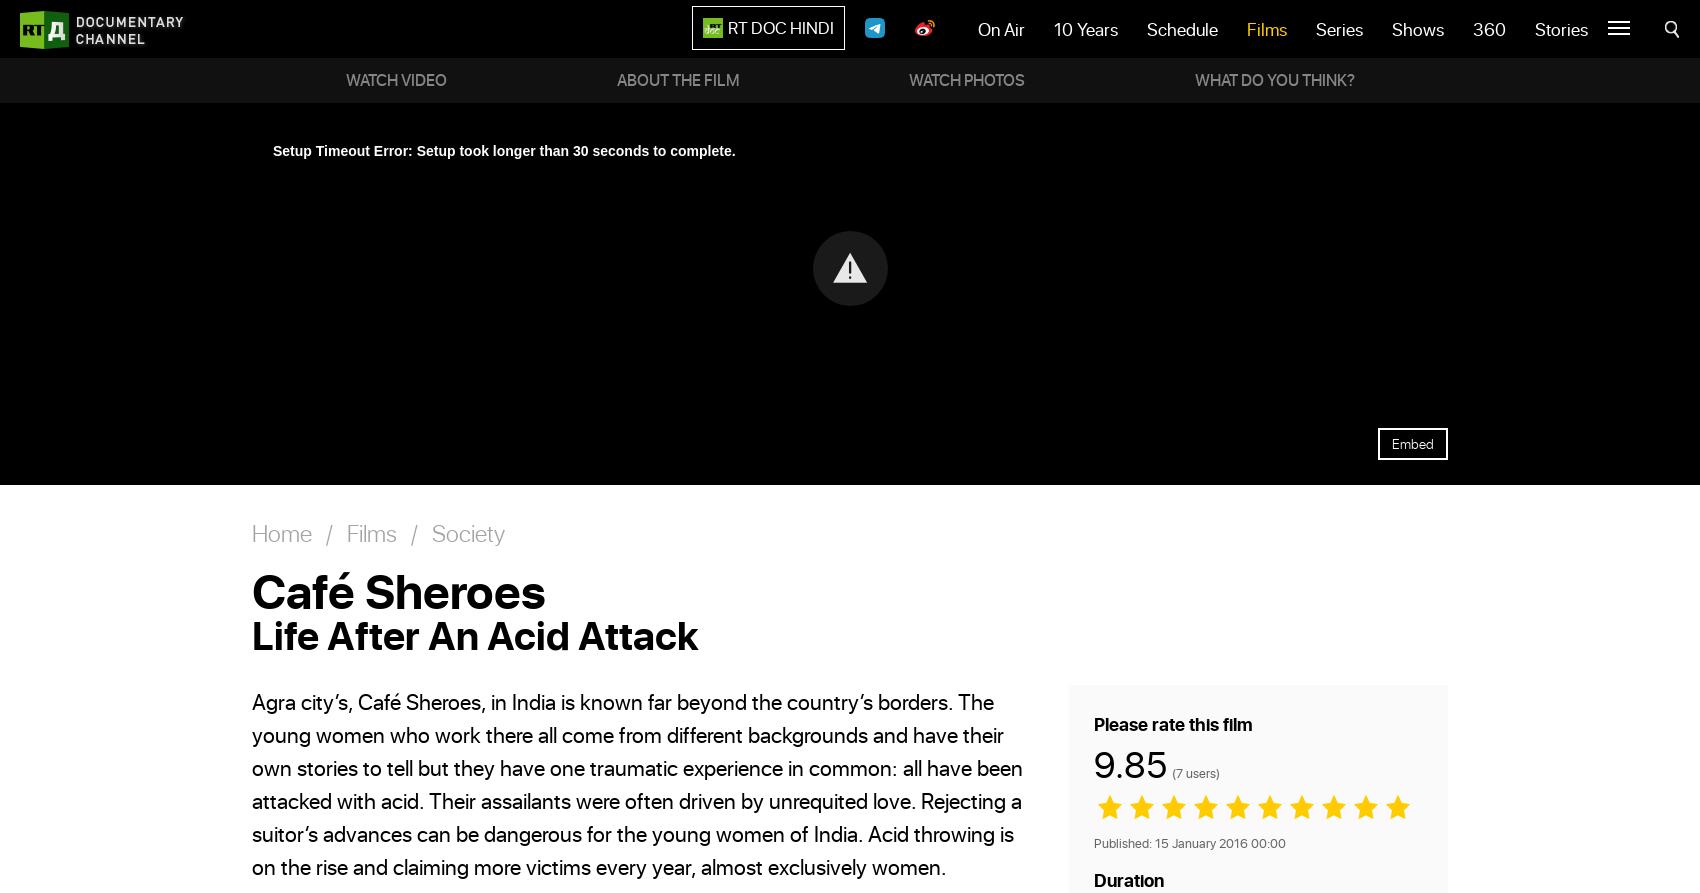  I want to click on 'Embed', so click(1412, 443).